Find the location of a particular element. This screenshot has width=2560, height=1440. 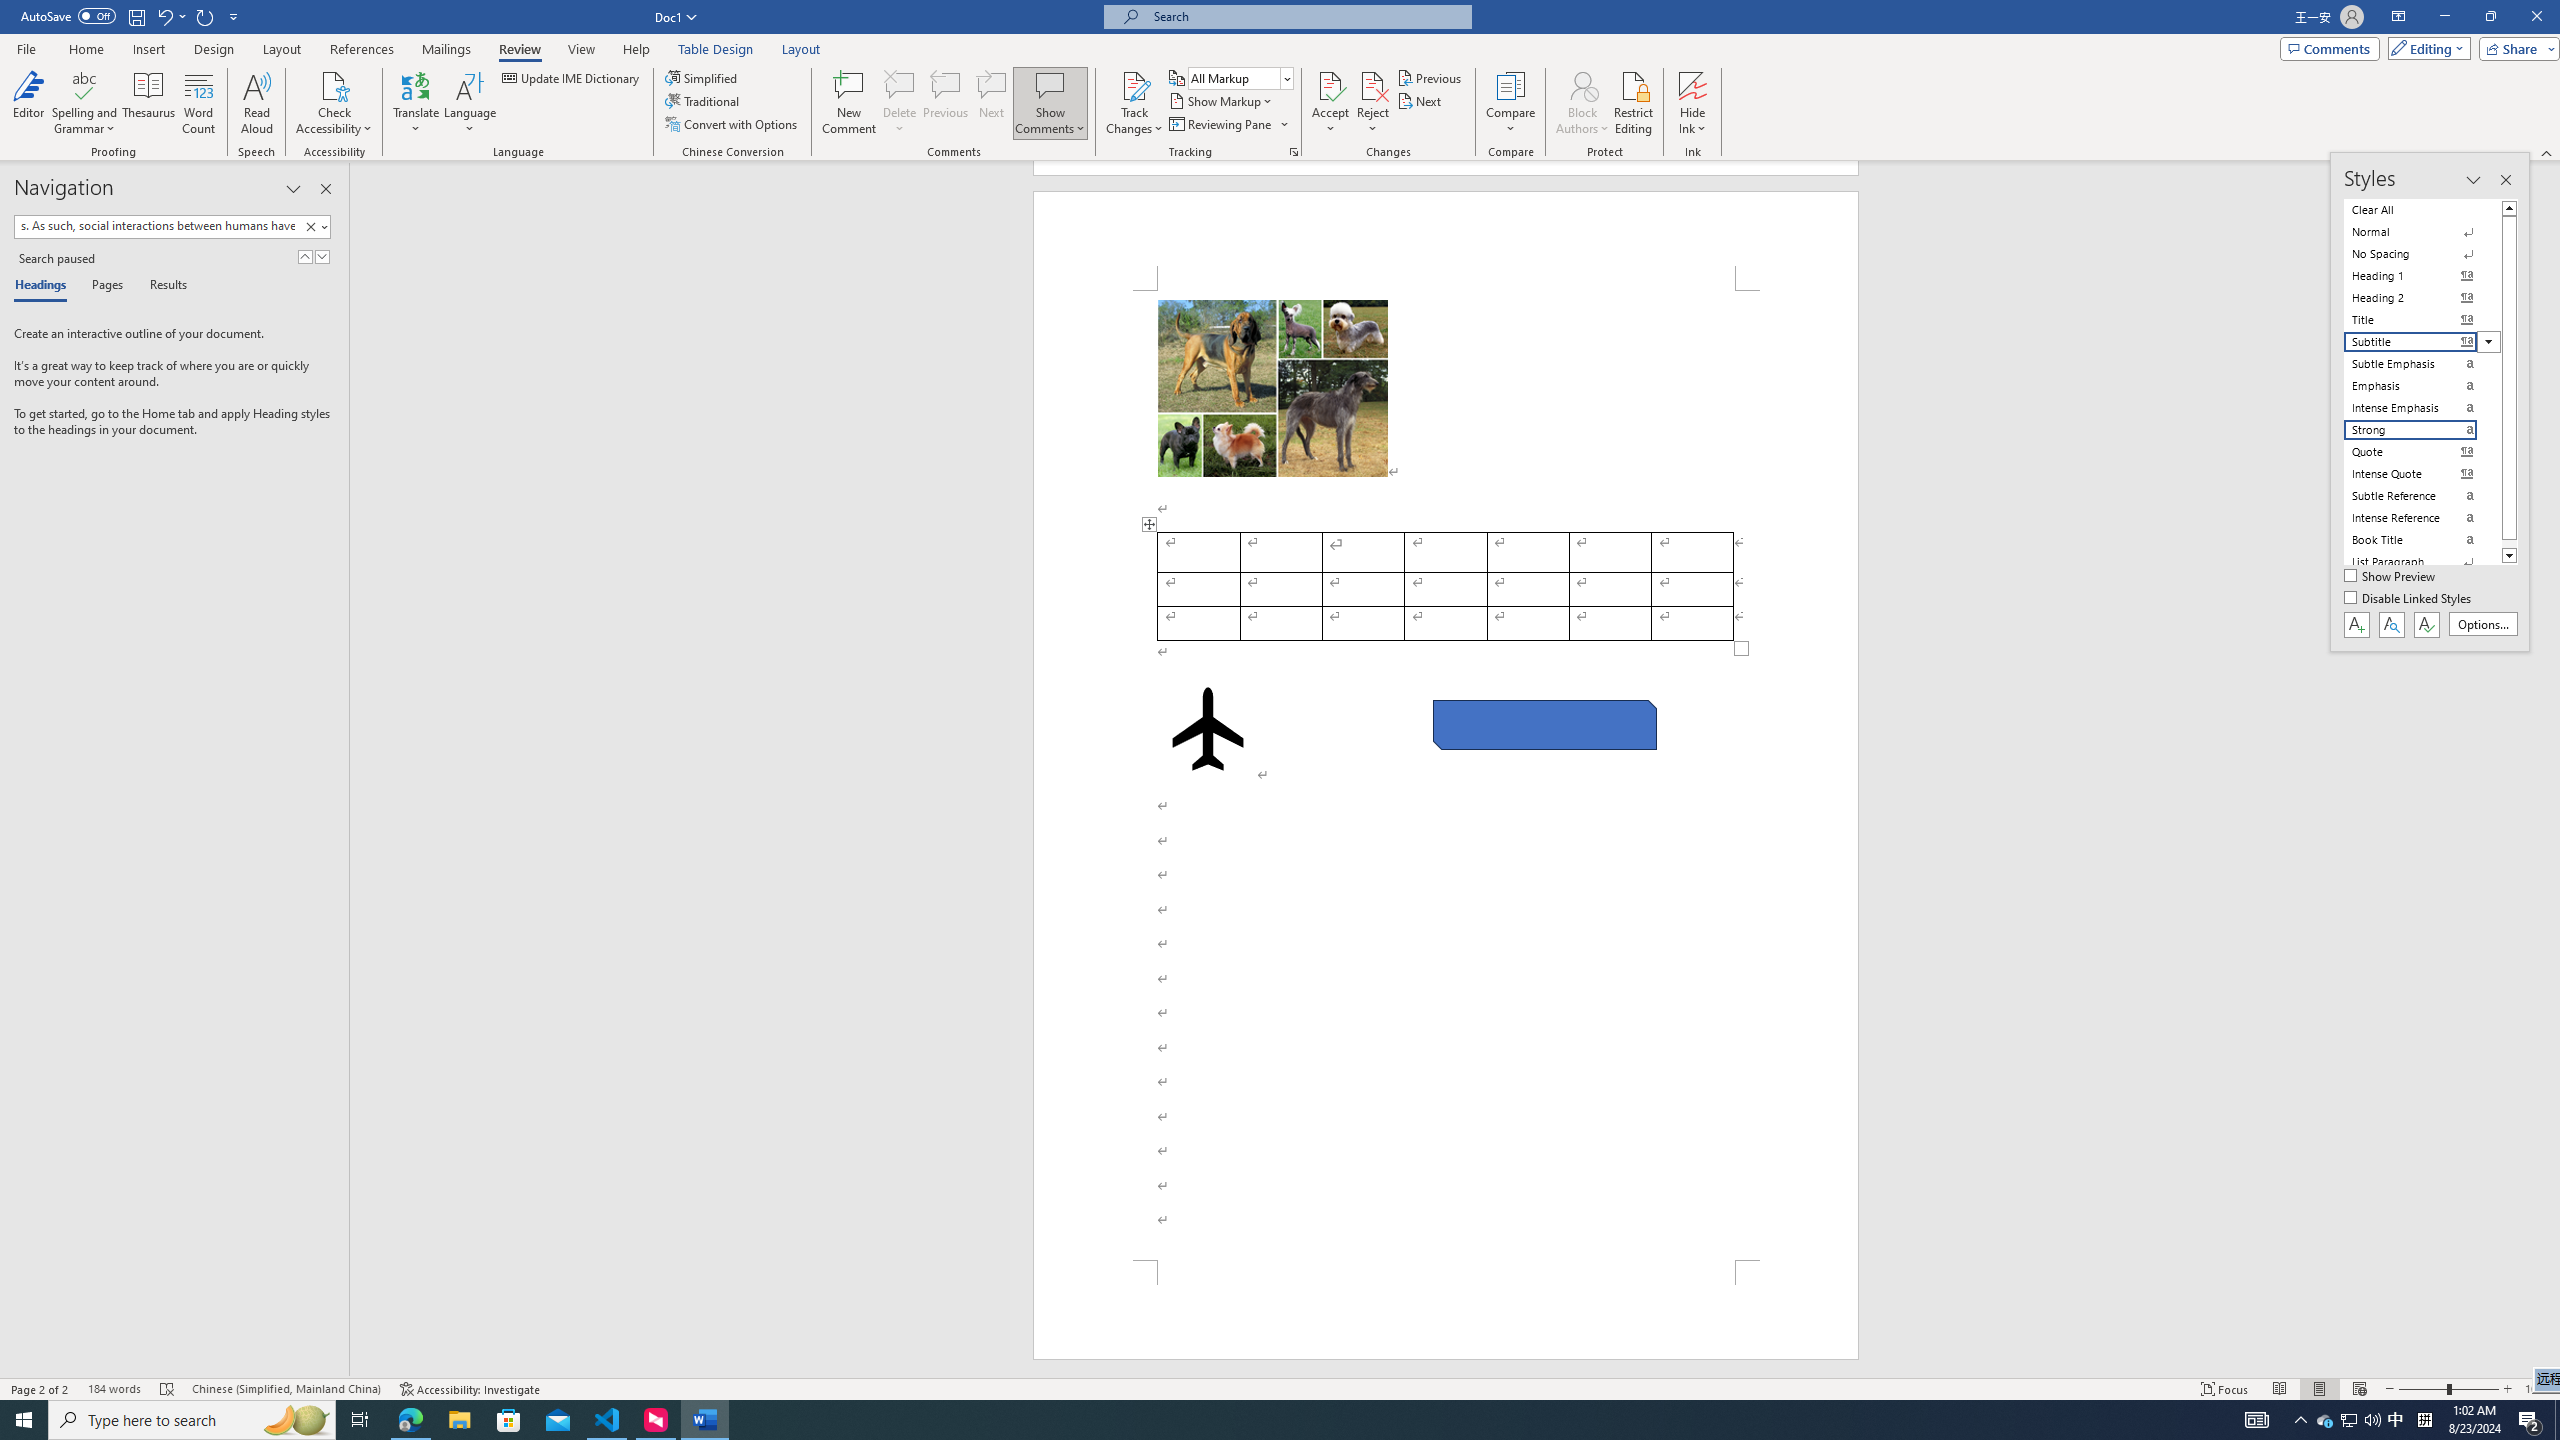

'Strong' is located at coordinates (2422, 428).